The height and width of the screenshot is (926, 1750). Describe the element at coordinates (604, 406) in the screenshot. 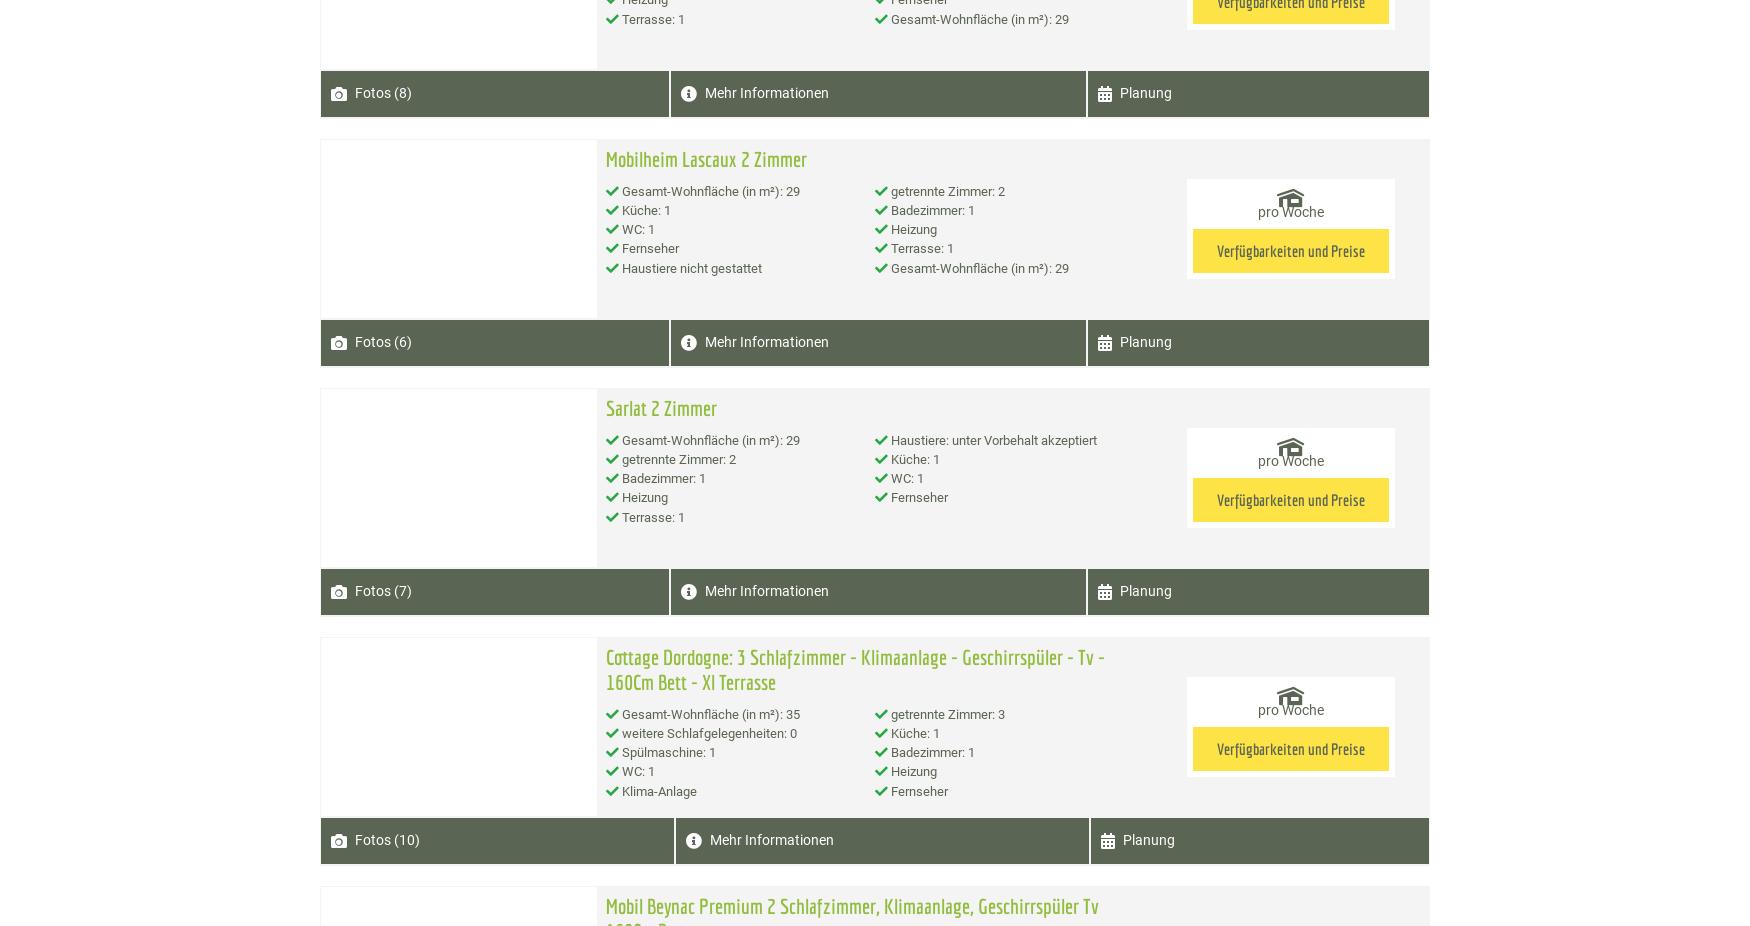

I see `'Sarlat 2 Zimmer'` at that location.